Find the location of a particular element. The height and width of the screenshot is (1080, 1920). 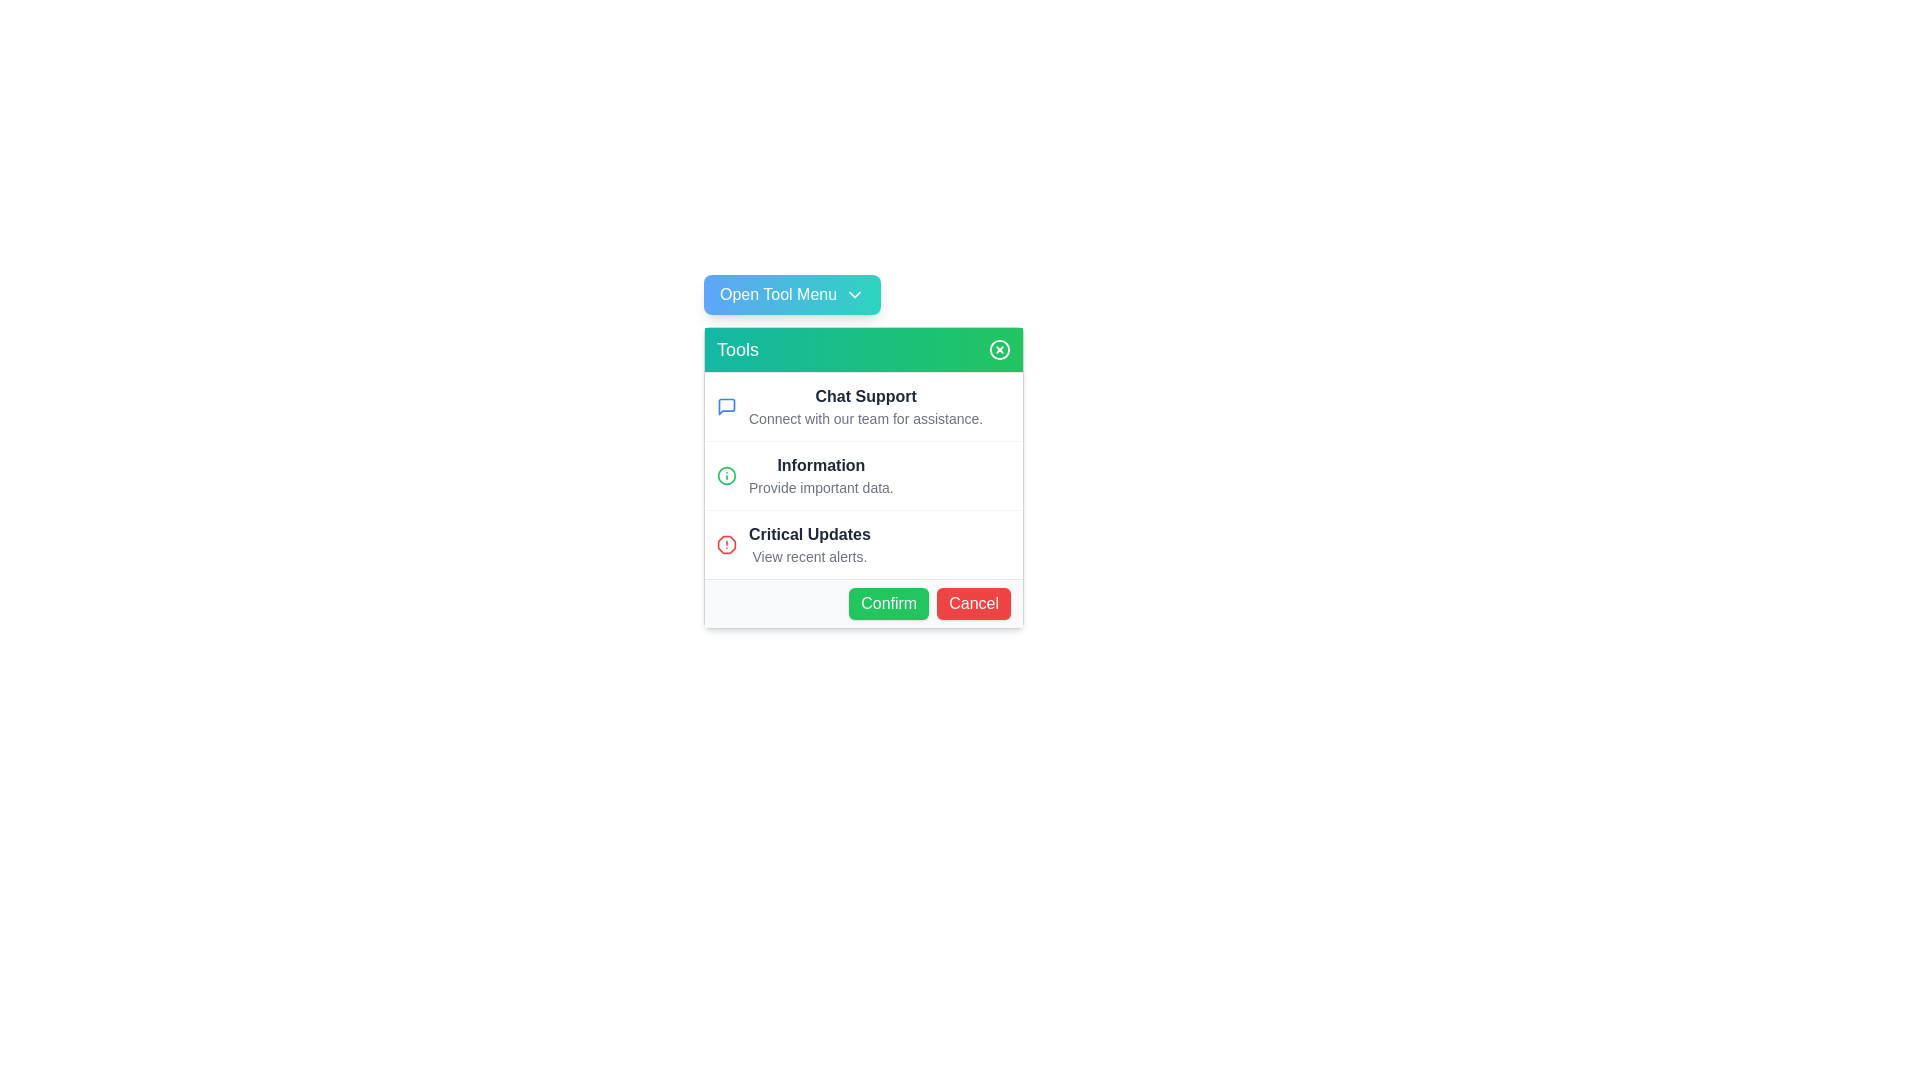

the bold text label indicating critical updates located under the 'Tools' section, above the description 'View recent alerts.' is located at coordinates (809, 534).